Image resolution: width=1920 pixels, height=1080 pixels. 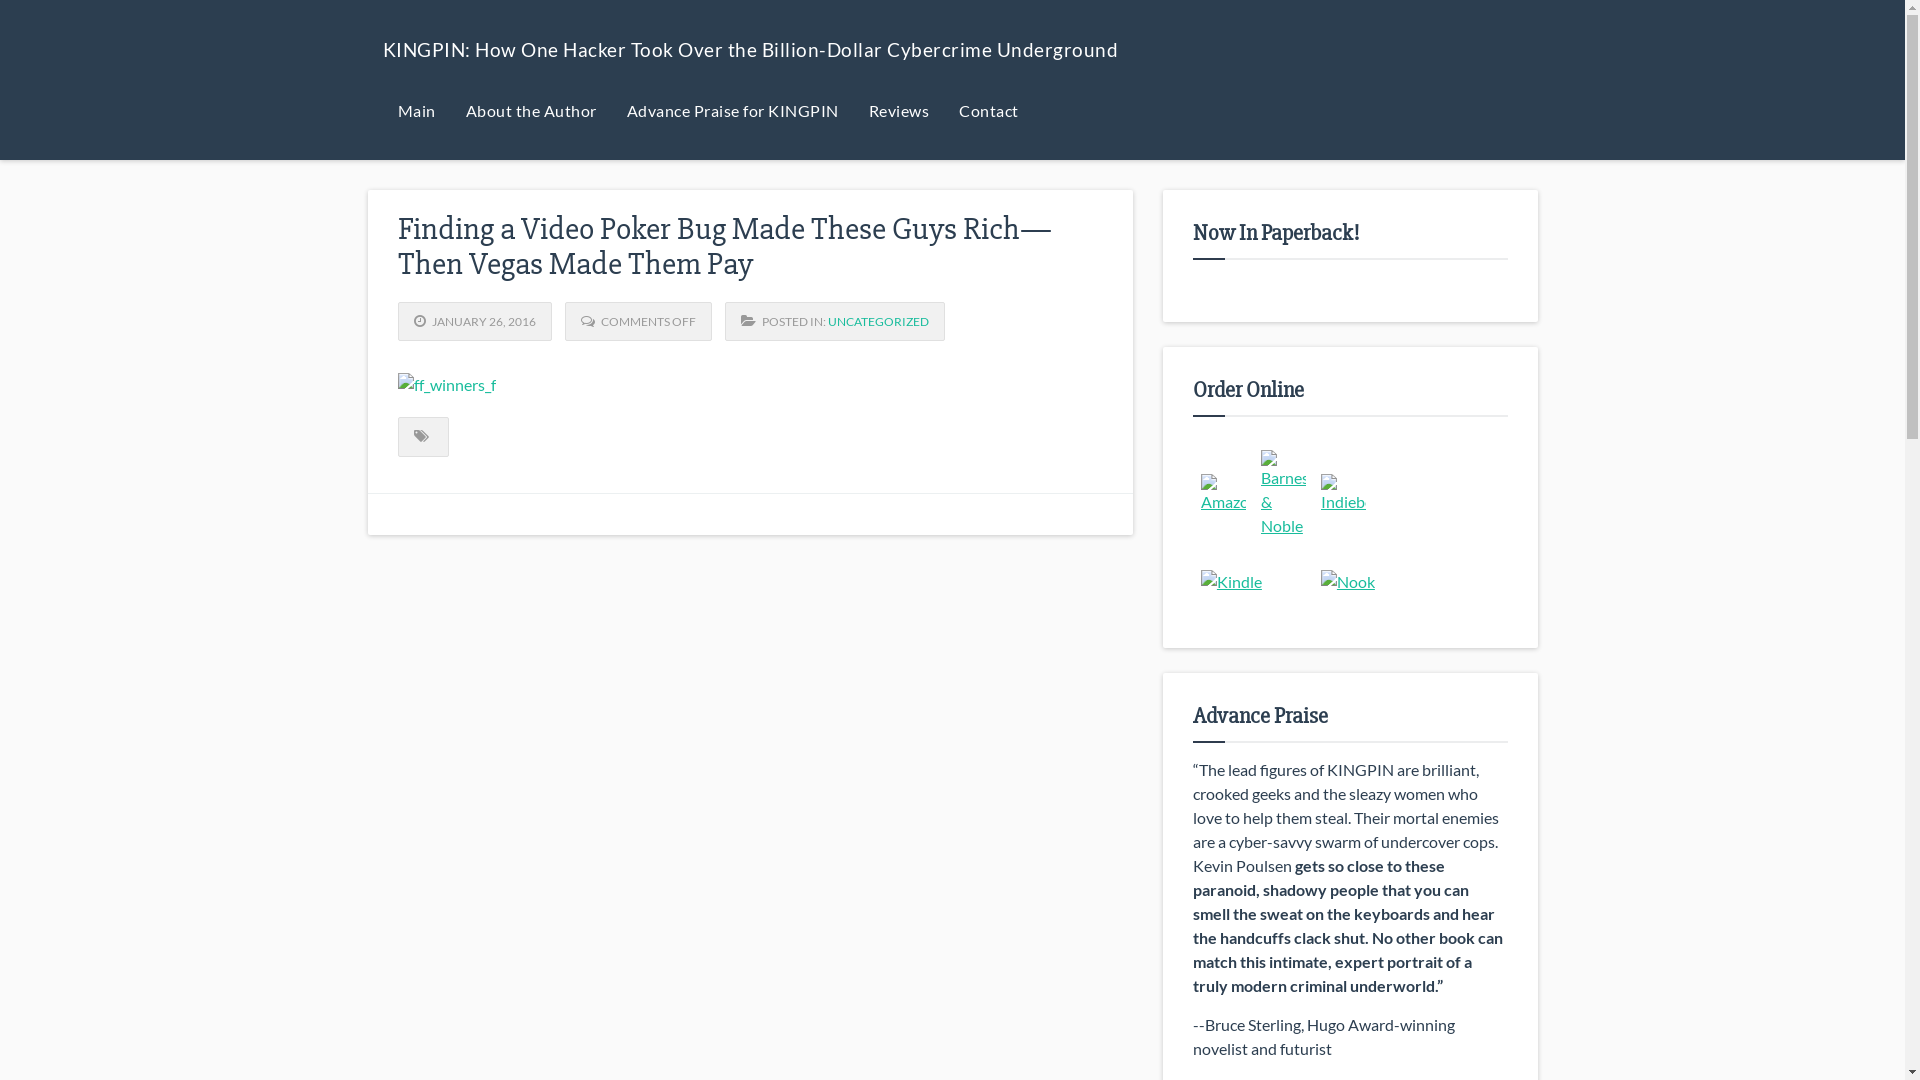 I want to click on 'Main', so click(x=415, y=110).